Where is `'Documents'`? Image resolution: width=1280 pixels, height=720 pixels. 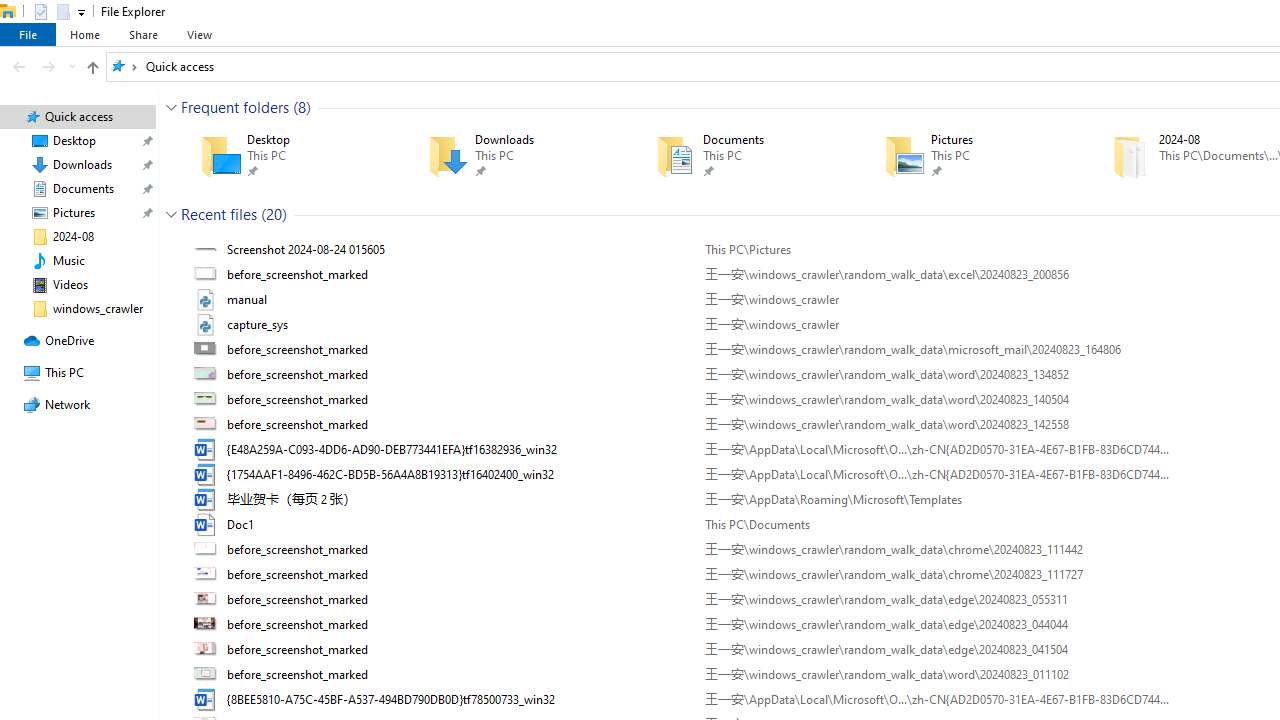
'Documents' is located at coordinates (740, 155).